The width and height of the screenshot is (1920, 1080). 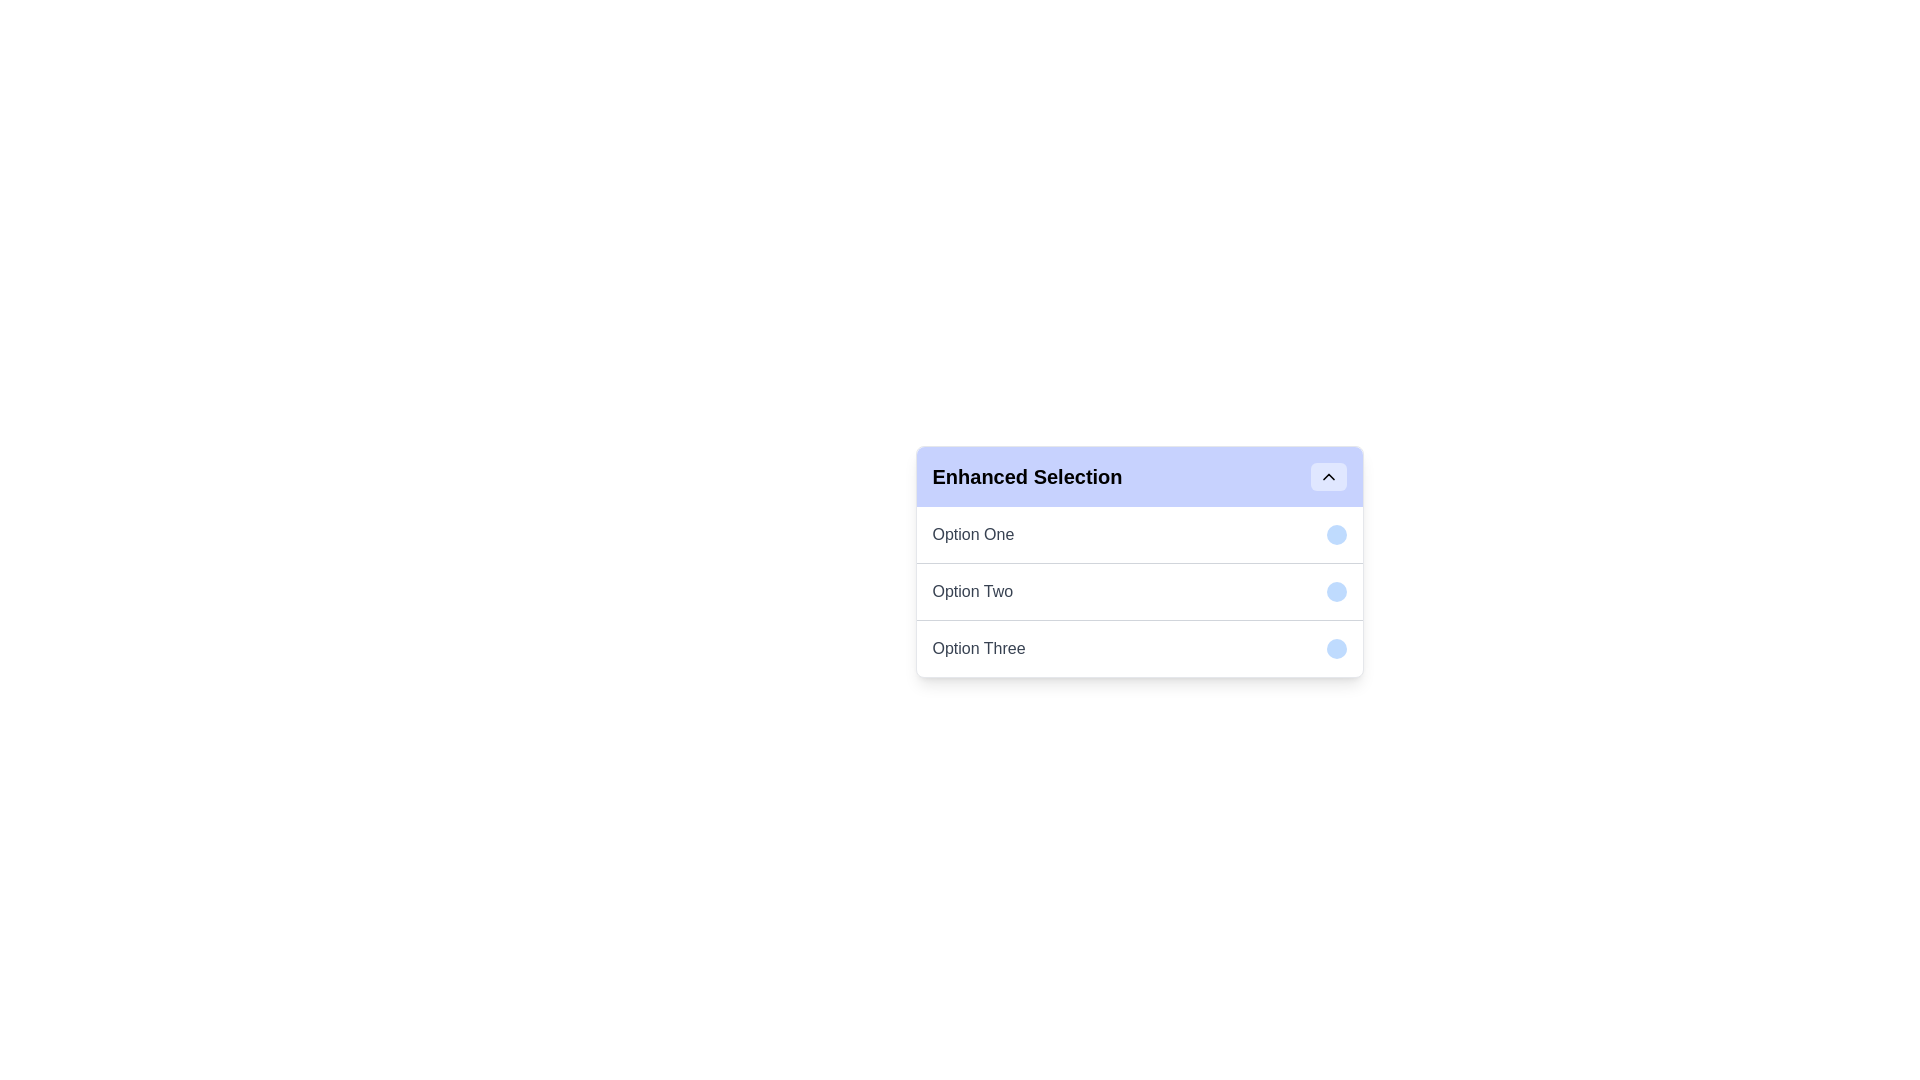 I want to click on the toggle button with an icon located in the top-right corner of the 'Enhanced Selection' box, so click(x=1328, y=477).